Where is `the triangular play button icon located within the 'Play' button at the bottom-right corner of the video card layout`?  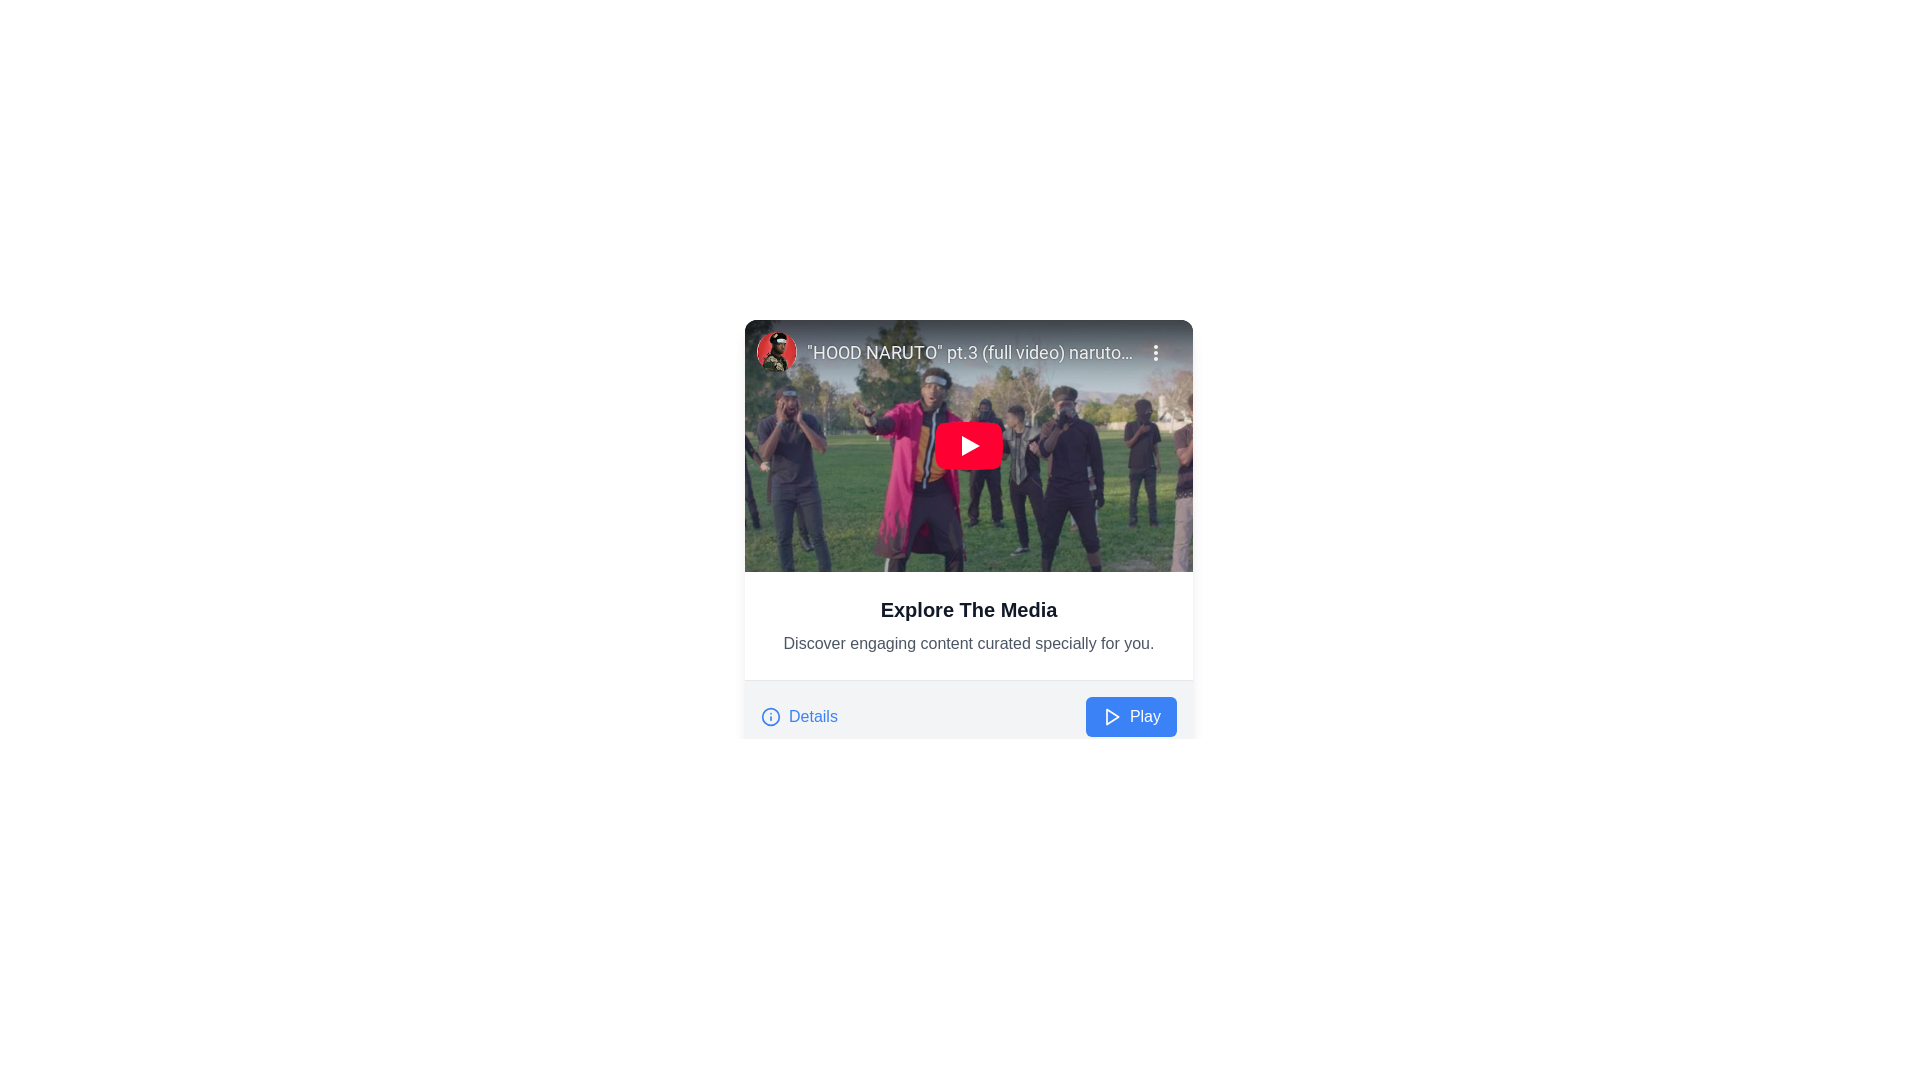
the triangular play button icon located within the 'Play' button at the bottom-right corner of the video card layout is located at coordinates (1111, 716).